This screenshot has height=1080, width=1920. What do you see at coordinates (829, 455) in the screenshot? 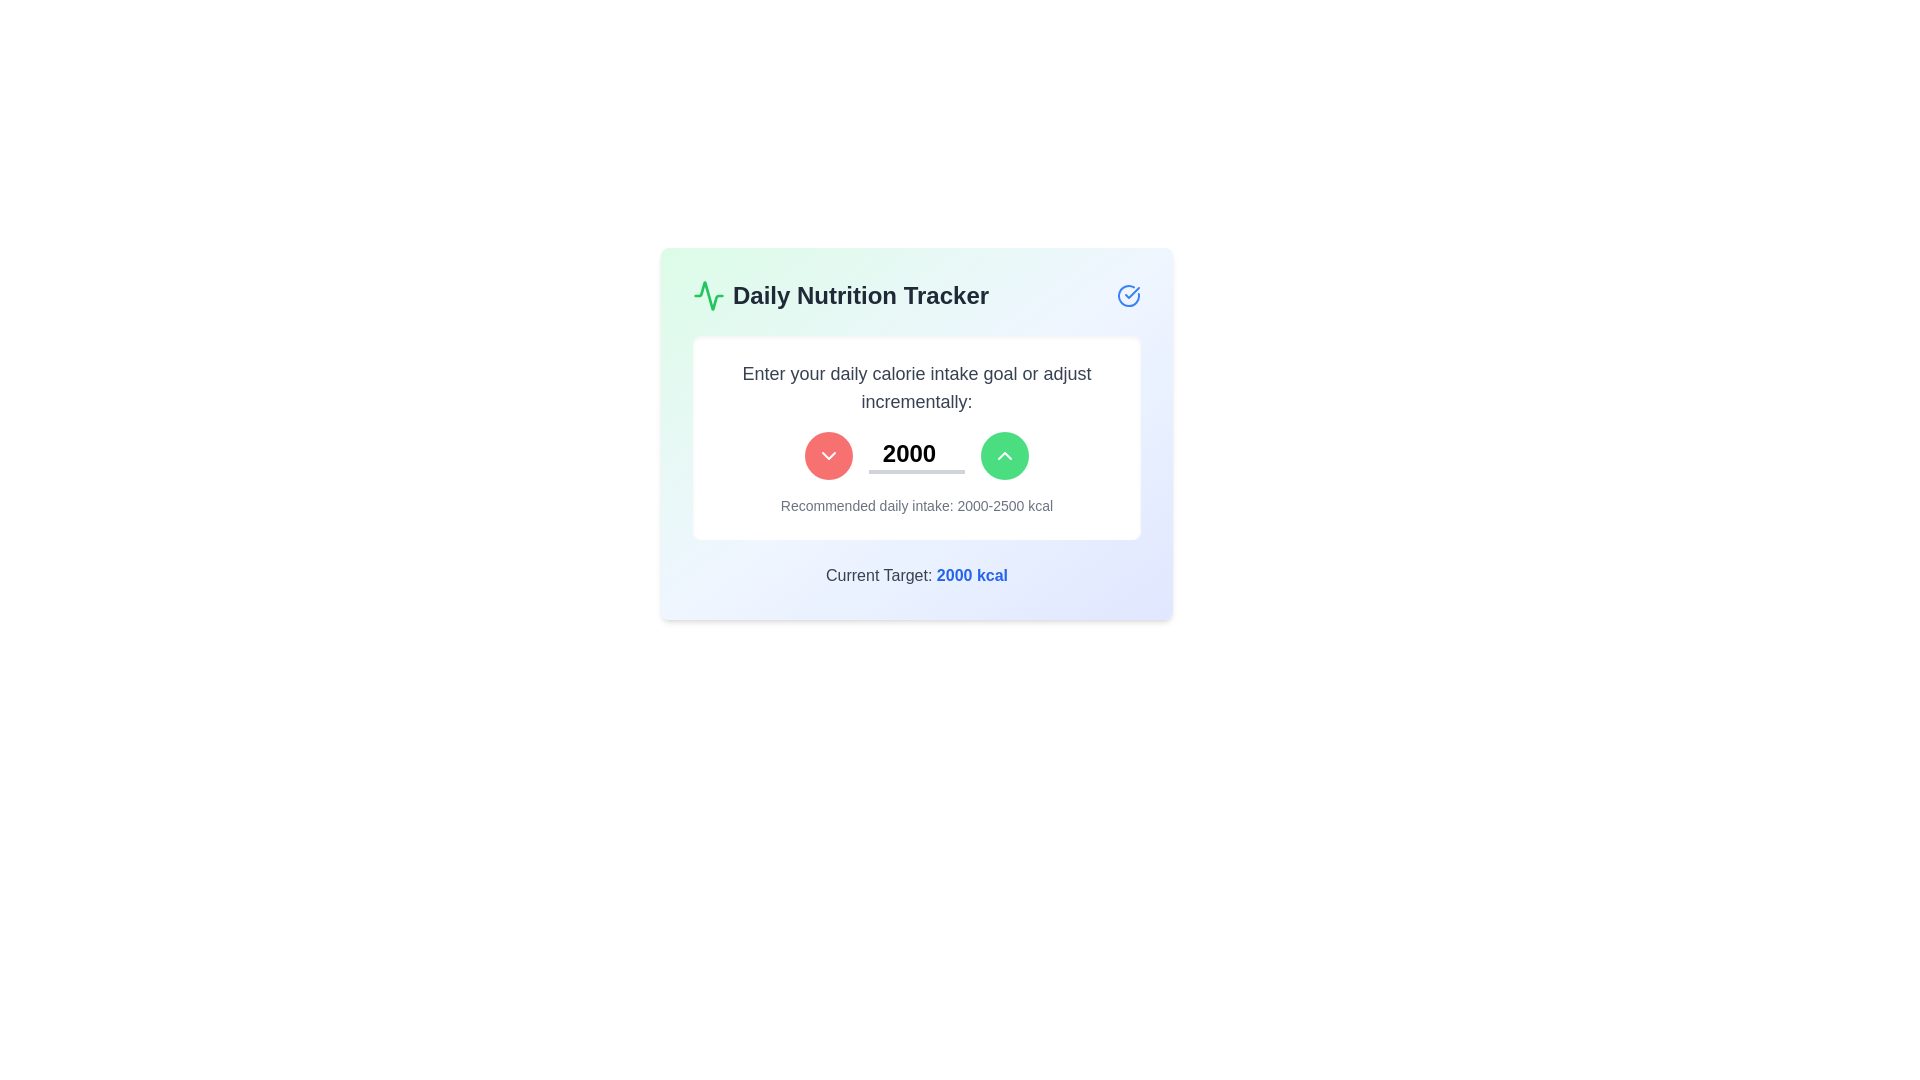
I see `the SVG downward chevron icon located within the red circular button, adjacent to the 'decrement calorie' functionality` at bounding box center [829, 455].